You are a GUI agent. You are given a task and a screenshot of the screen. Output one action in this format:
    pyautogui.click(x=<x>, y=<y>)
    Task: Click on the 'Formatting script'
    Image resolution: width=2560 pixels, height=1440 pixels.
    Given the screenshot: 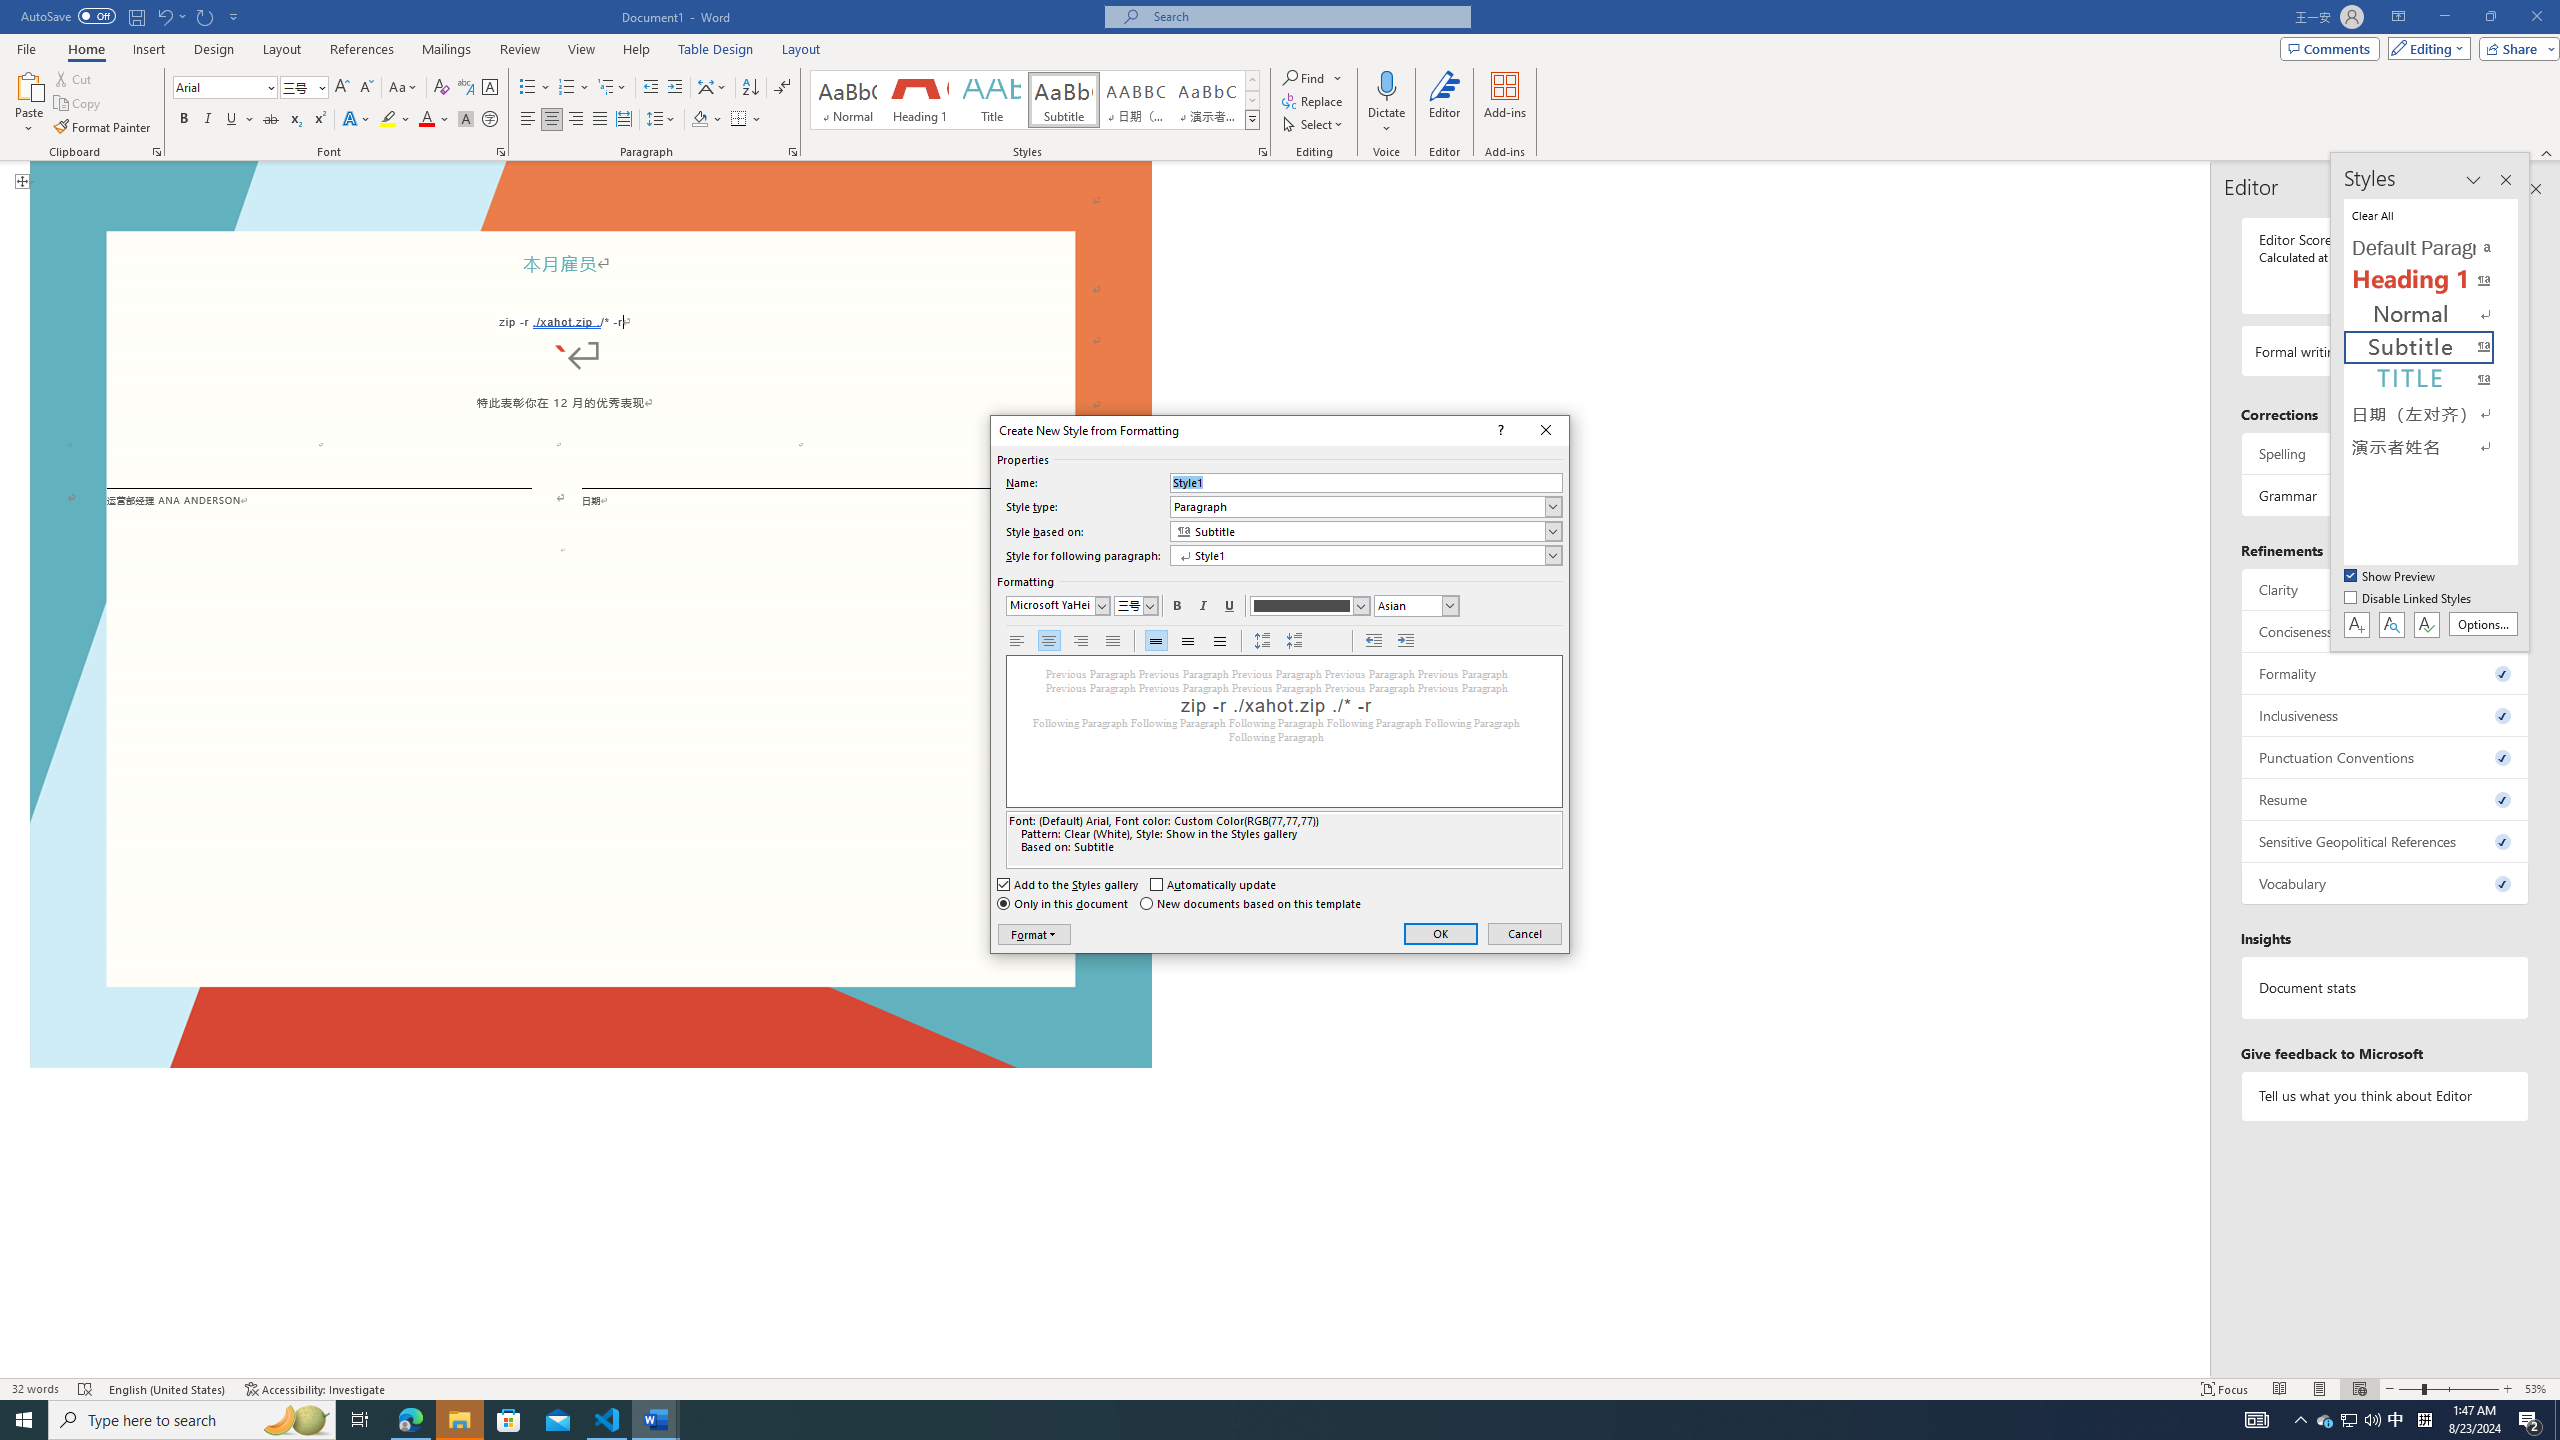 What is the action you would take?
    pyautogui.click(x=1415, y=605)
    